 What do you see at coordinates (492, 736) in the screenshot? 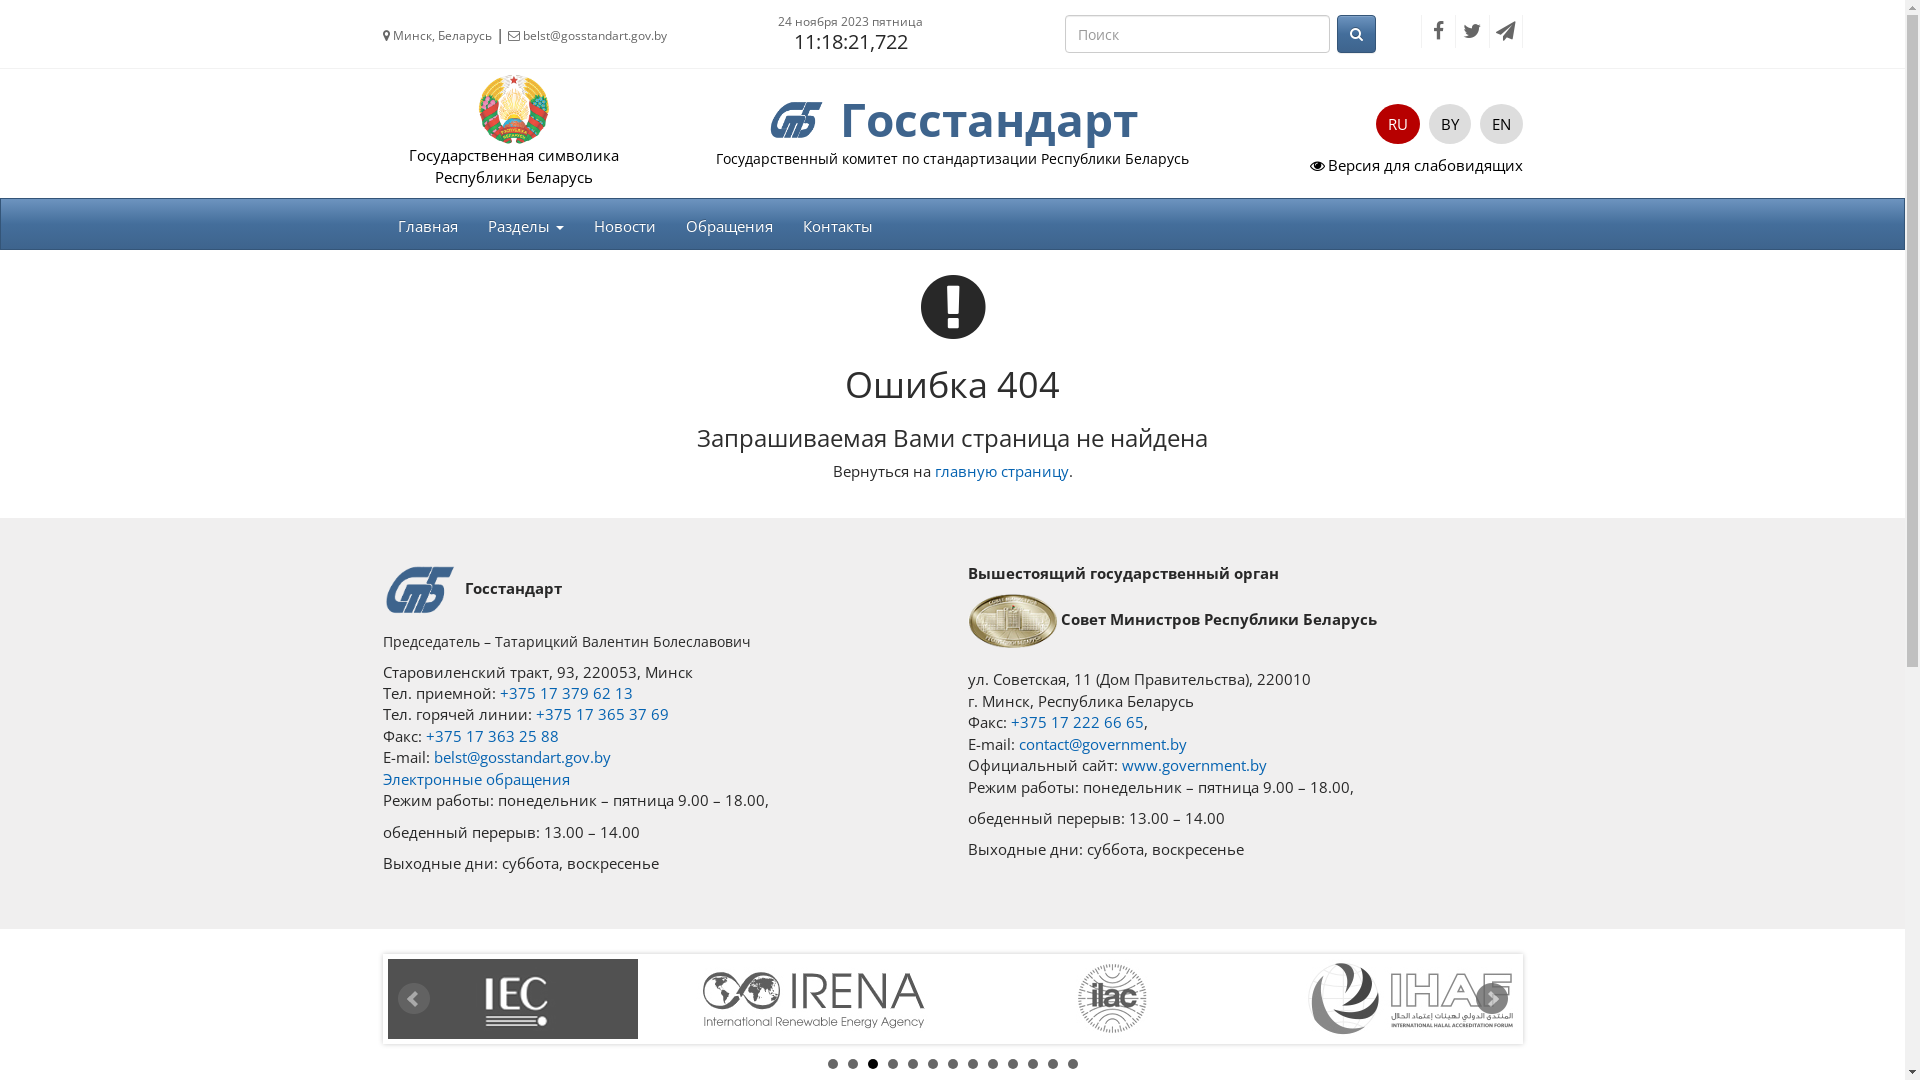
I see `'+375 17 363 25 88'` at bounding box center [492, 736].